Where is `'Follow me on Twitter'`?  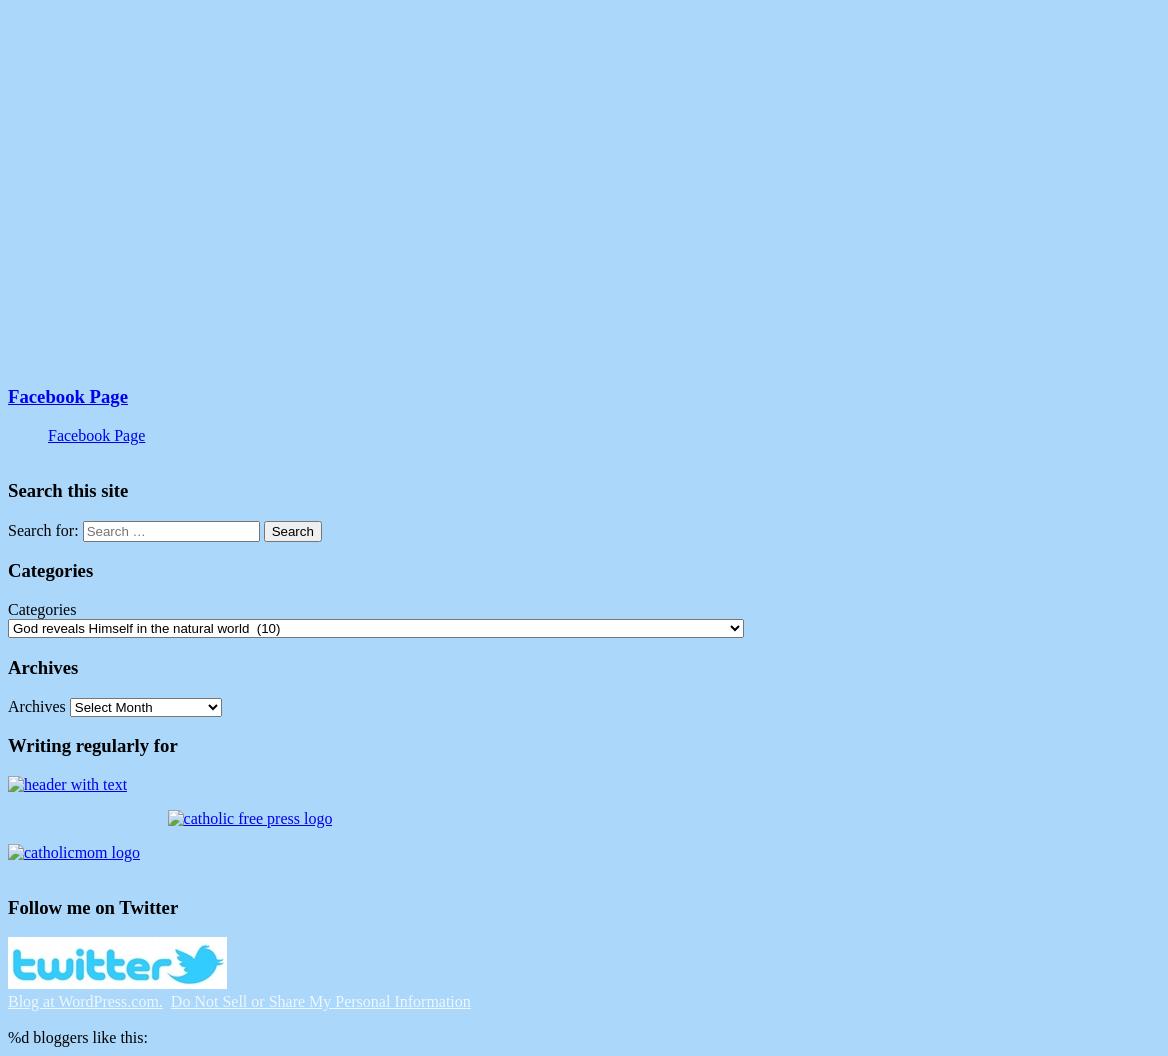 'Follow me on Twitter' is located at coordinates (91, 905).